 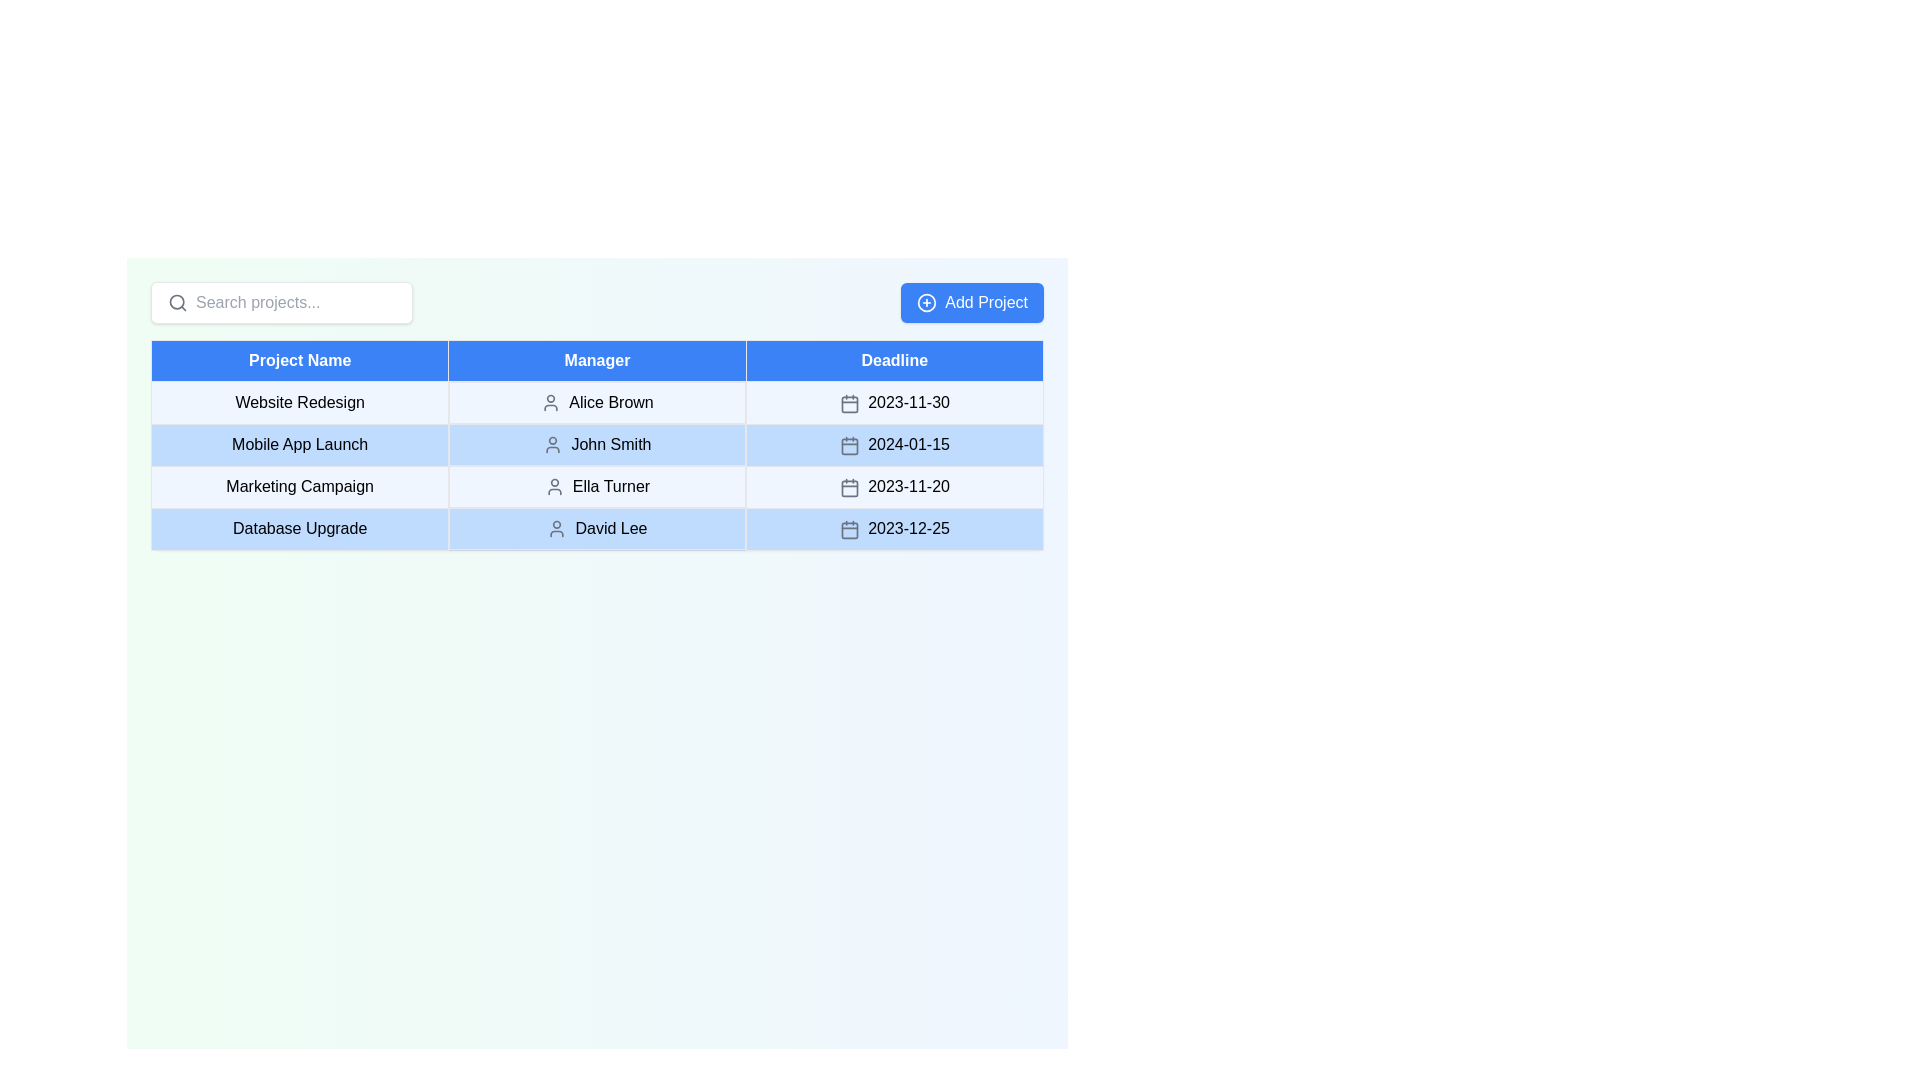 I want to click on text from the 'Project Name' label, which is a rectangular label with white text on a bold blue background, located in the header row of the table, so click(x=299, y=361).